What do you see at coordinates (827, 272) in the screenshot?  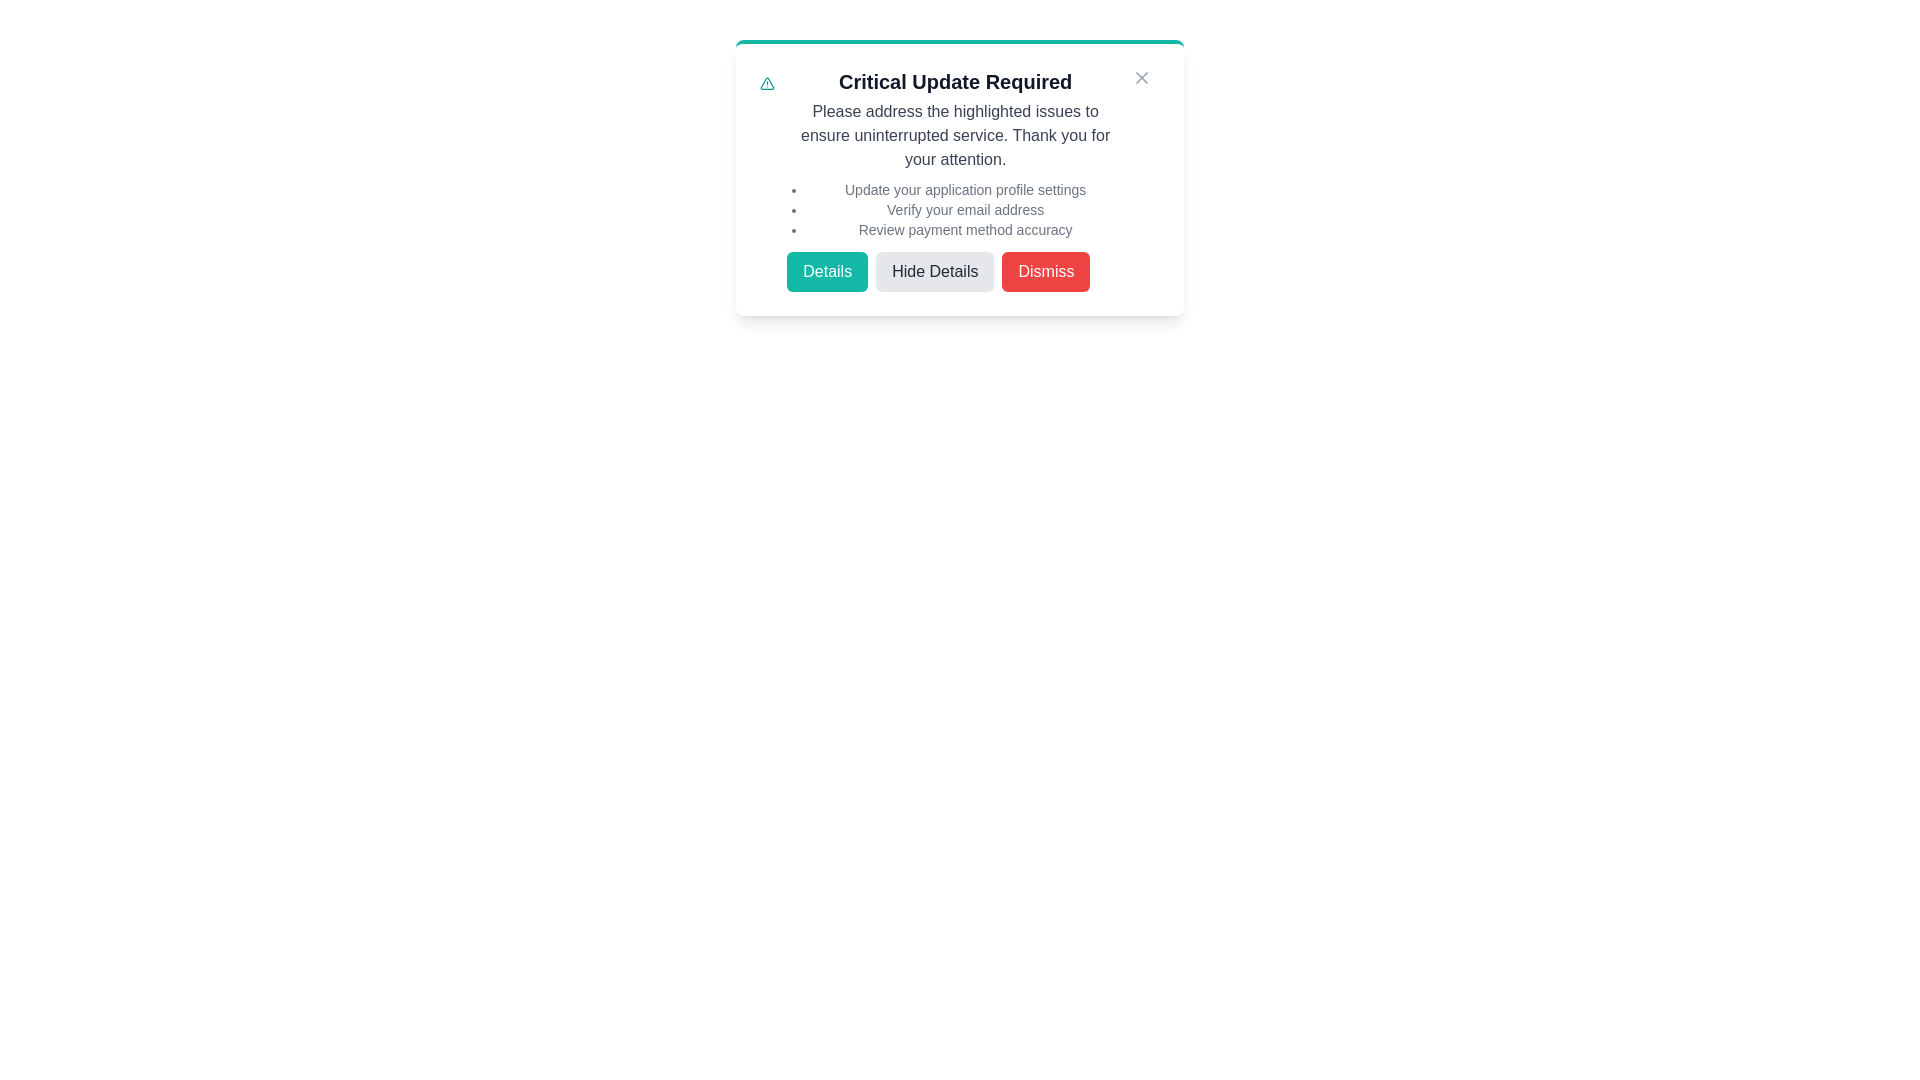 I see `the leftmost button in the group of three buttons, located below the 'Critical Update Required' card` at bounding box center [827, 272].